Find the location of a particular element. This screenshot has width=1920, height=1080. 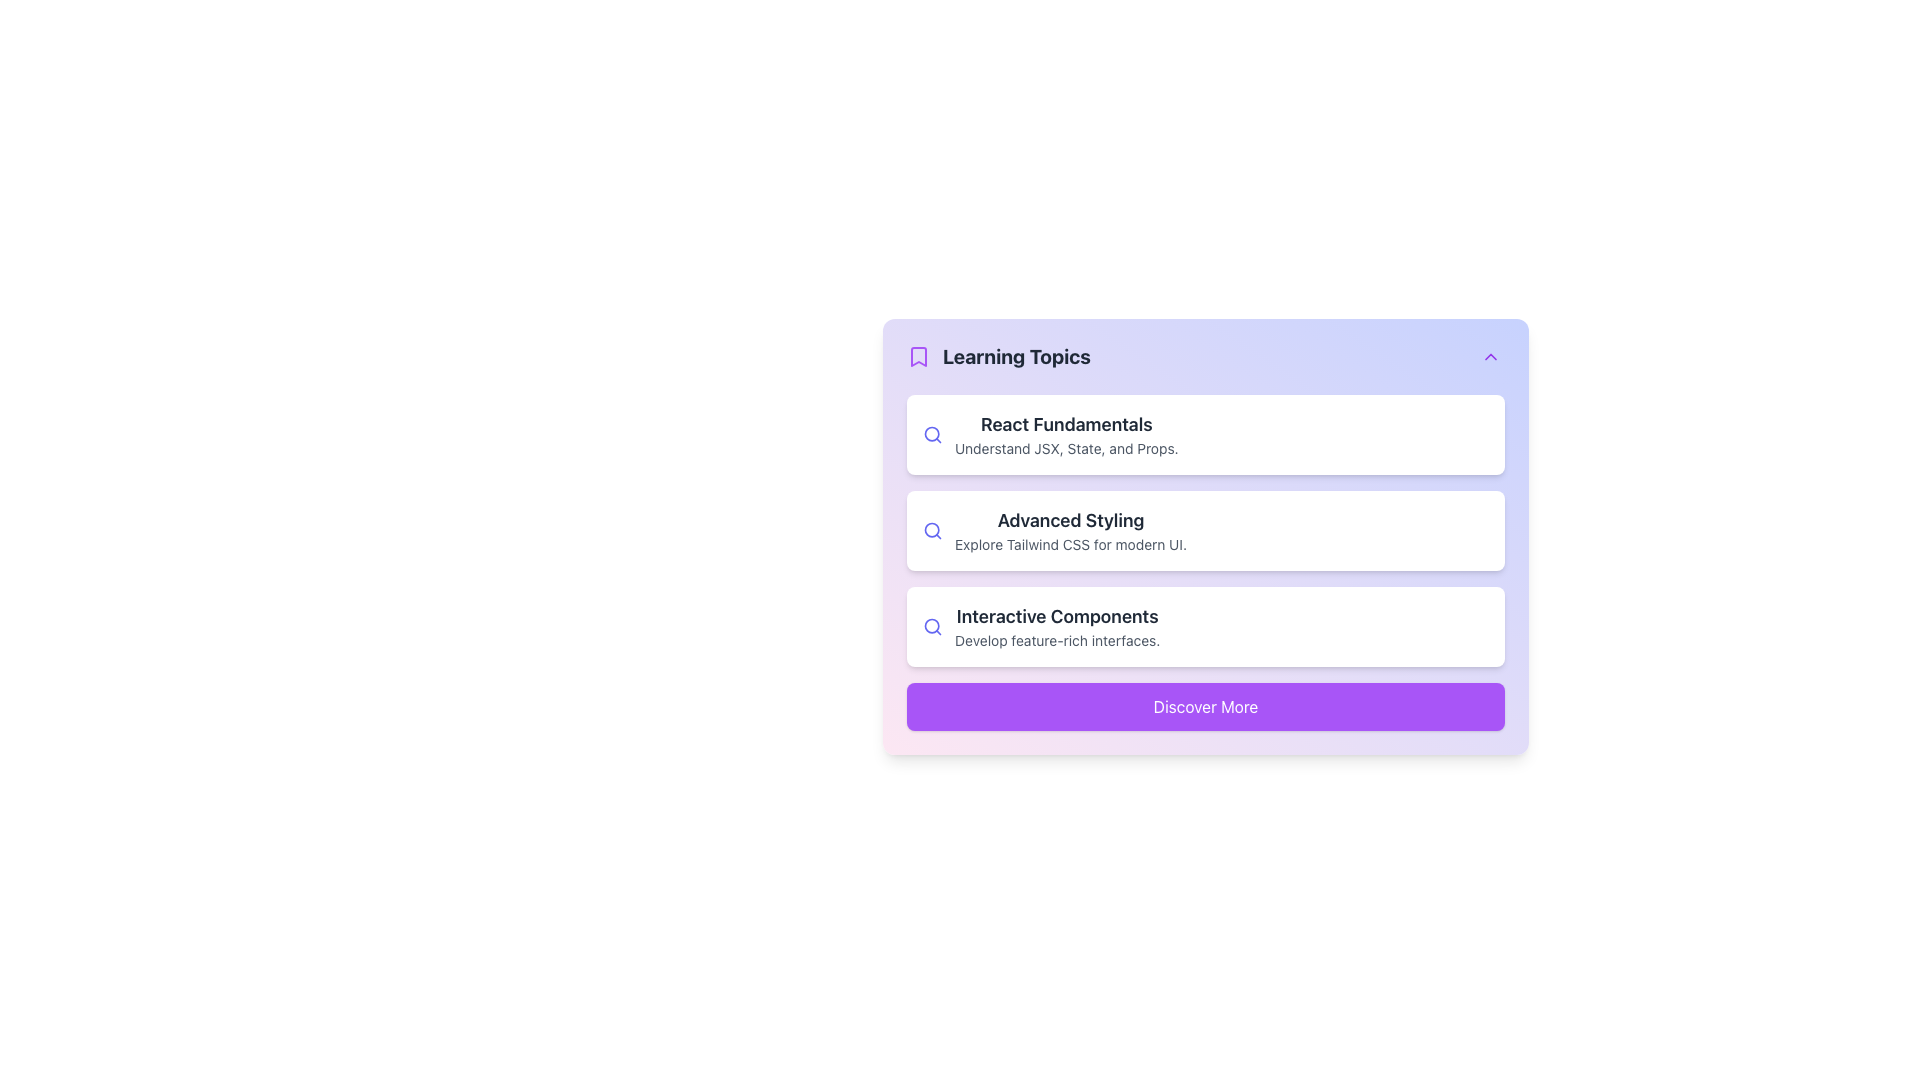

text label that serves as the title for the section, located in the upper section of the card, to the right of a bookmark icon is located at coordinates (1017, 356).